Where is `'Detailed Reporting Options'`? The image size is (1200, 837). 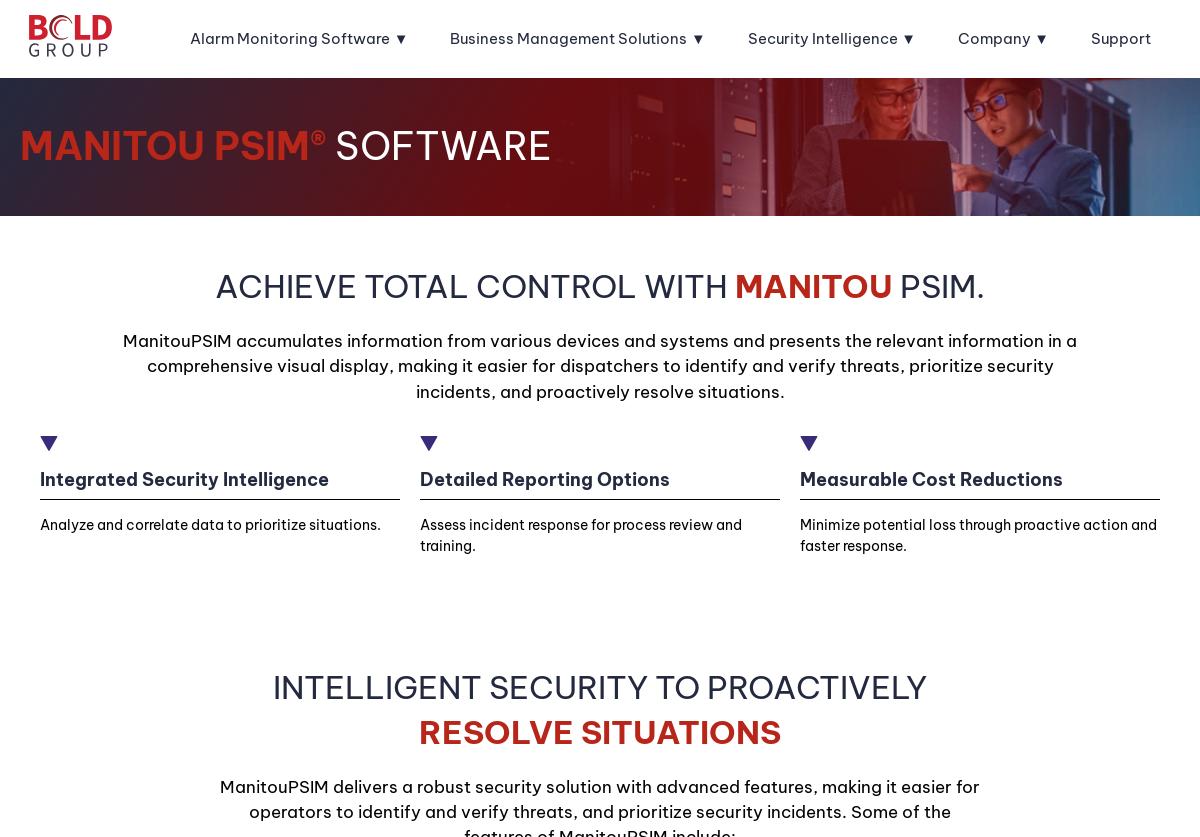
'Detailed Reporting Options' is located at coordinates (542, 477).